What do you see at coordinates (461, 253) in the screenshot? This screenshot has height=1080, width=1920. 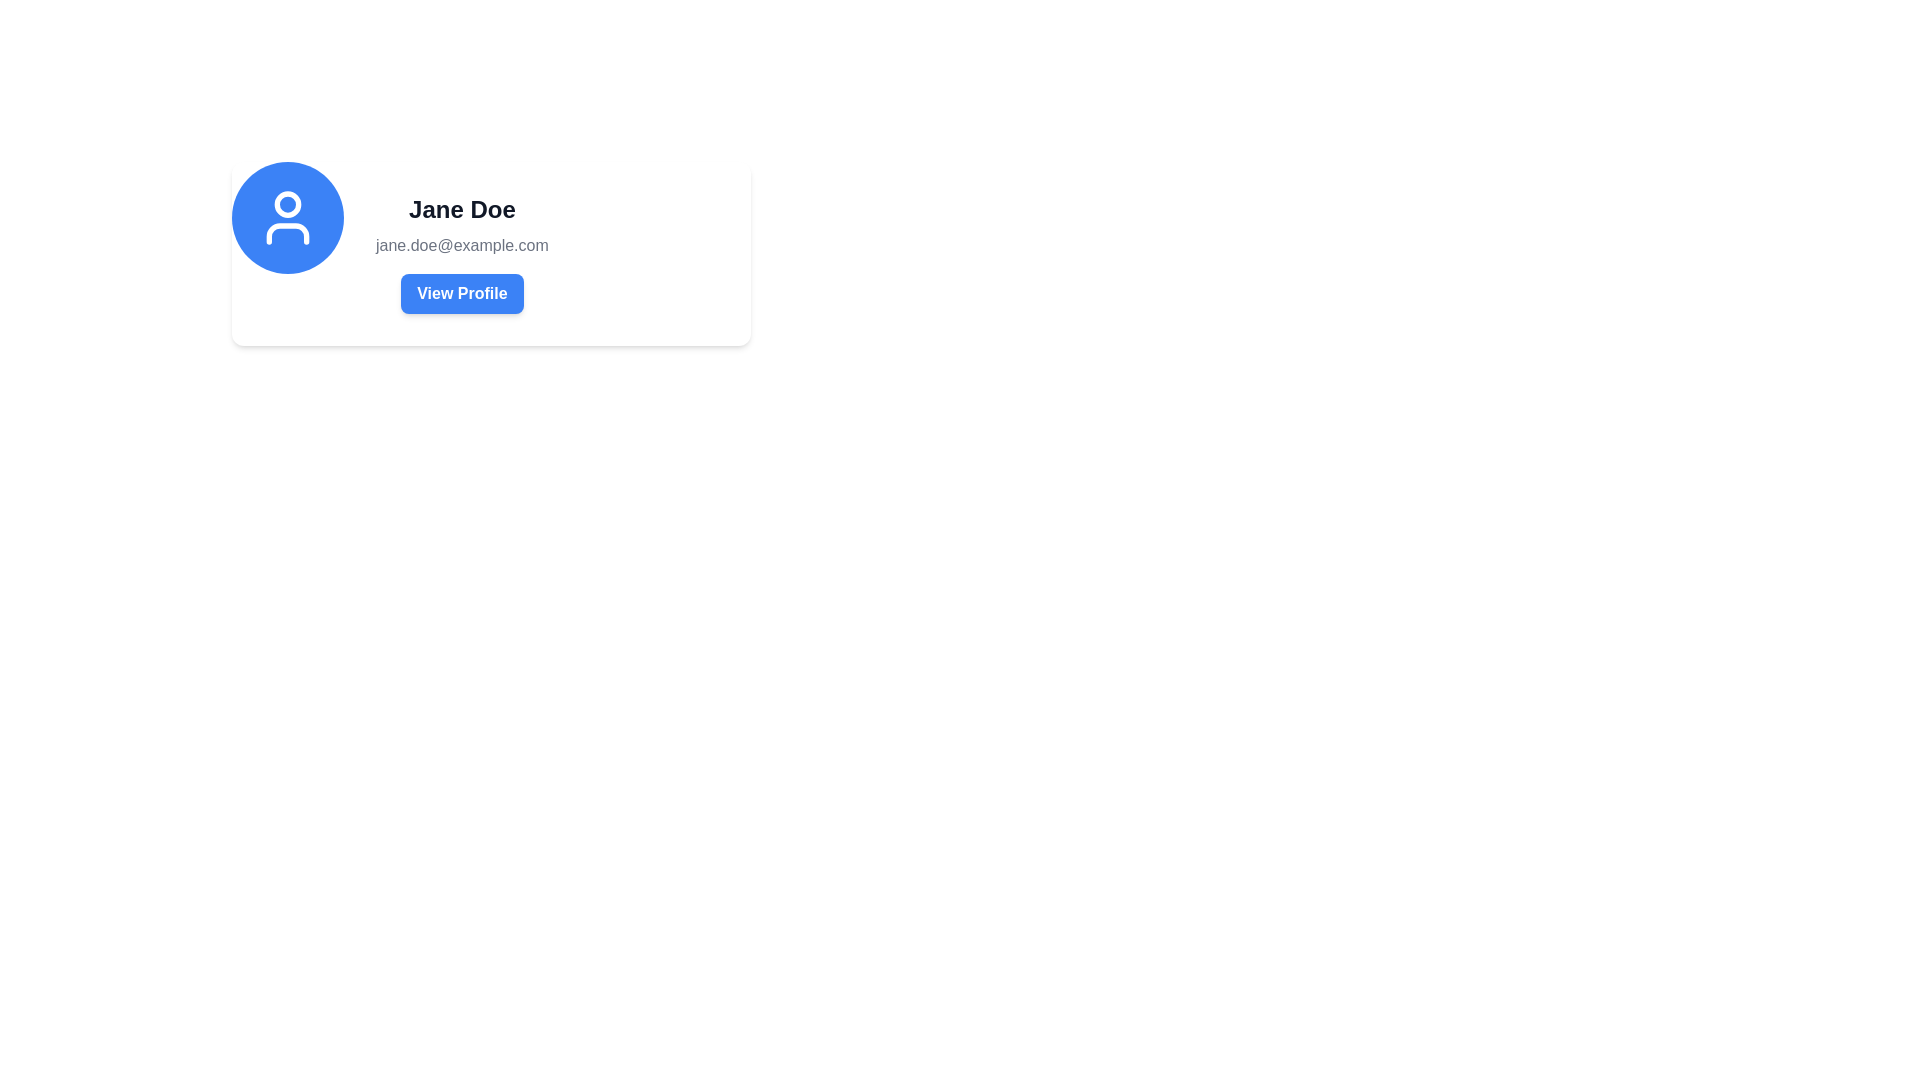 I see `the 'View Profile' button in the Profile Overview Section` at bounding box center [461, 253].